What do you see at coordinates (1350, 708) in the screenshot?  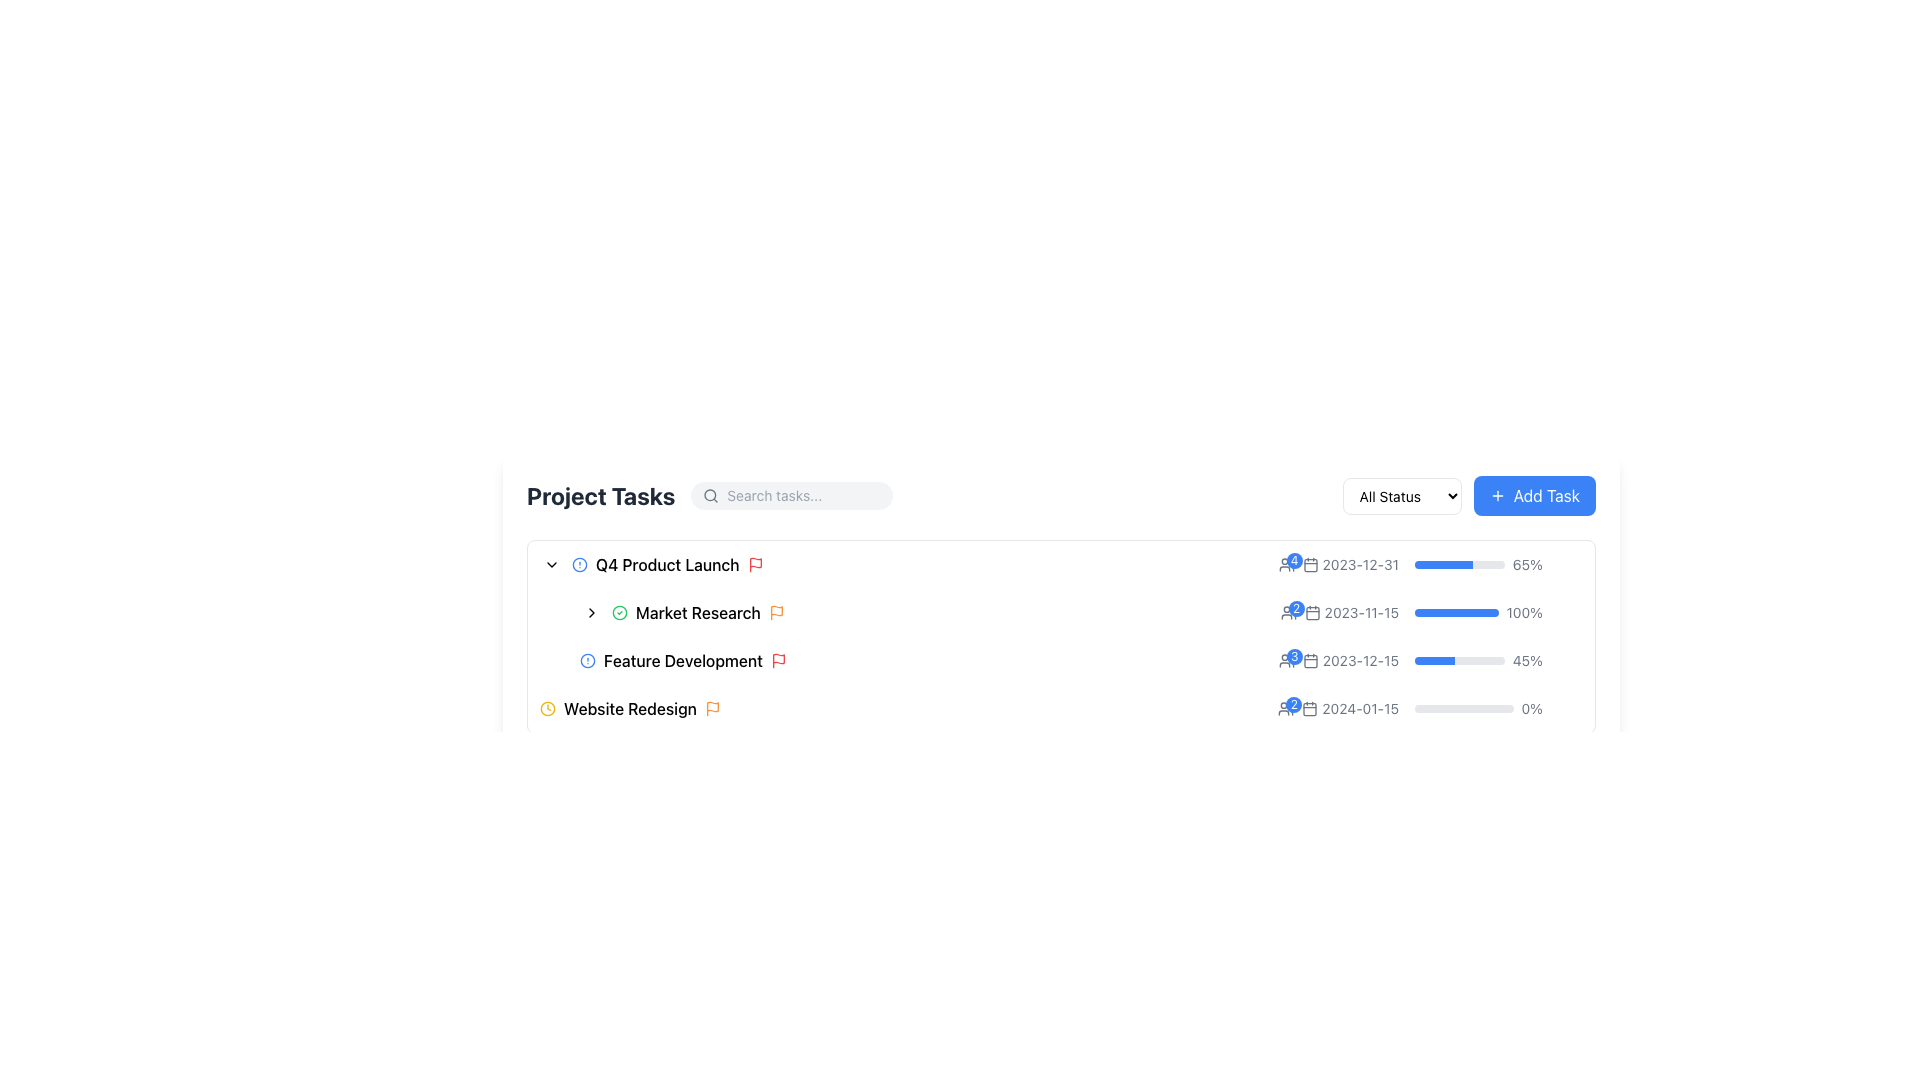 I see `the Date display element that shows '2024-01-15' with a calendar icon, styled in a small gray font, located in the fourth row of the task list` at bounding box center [1350, 708].